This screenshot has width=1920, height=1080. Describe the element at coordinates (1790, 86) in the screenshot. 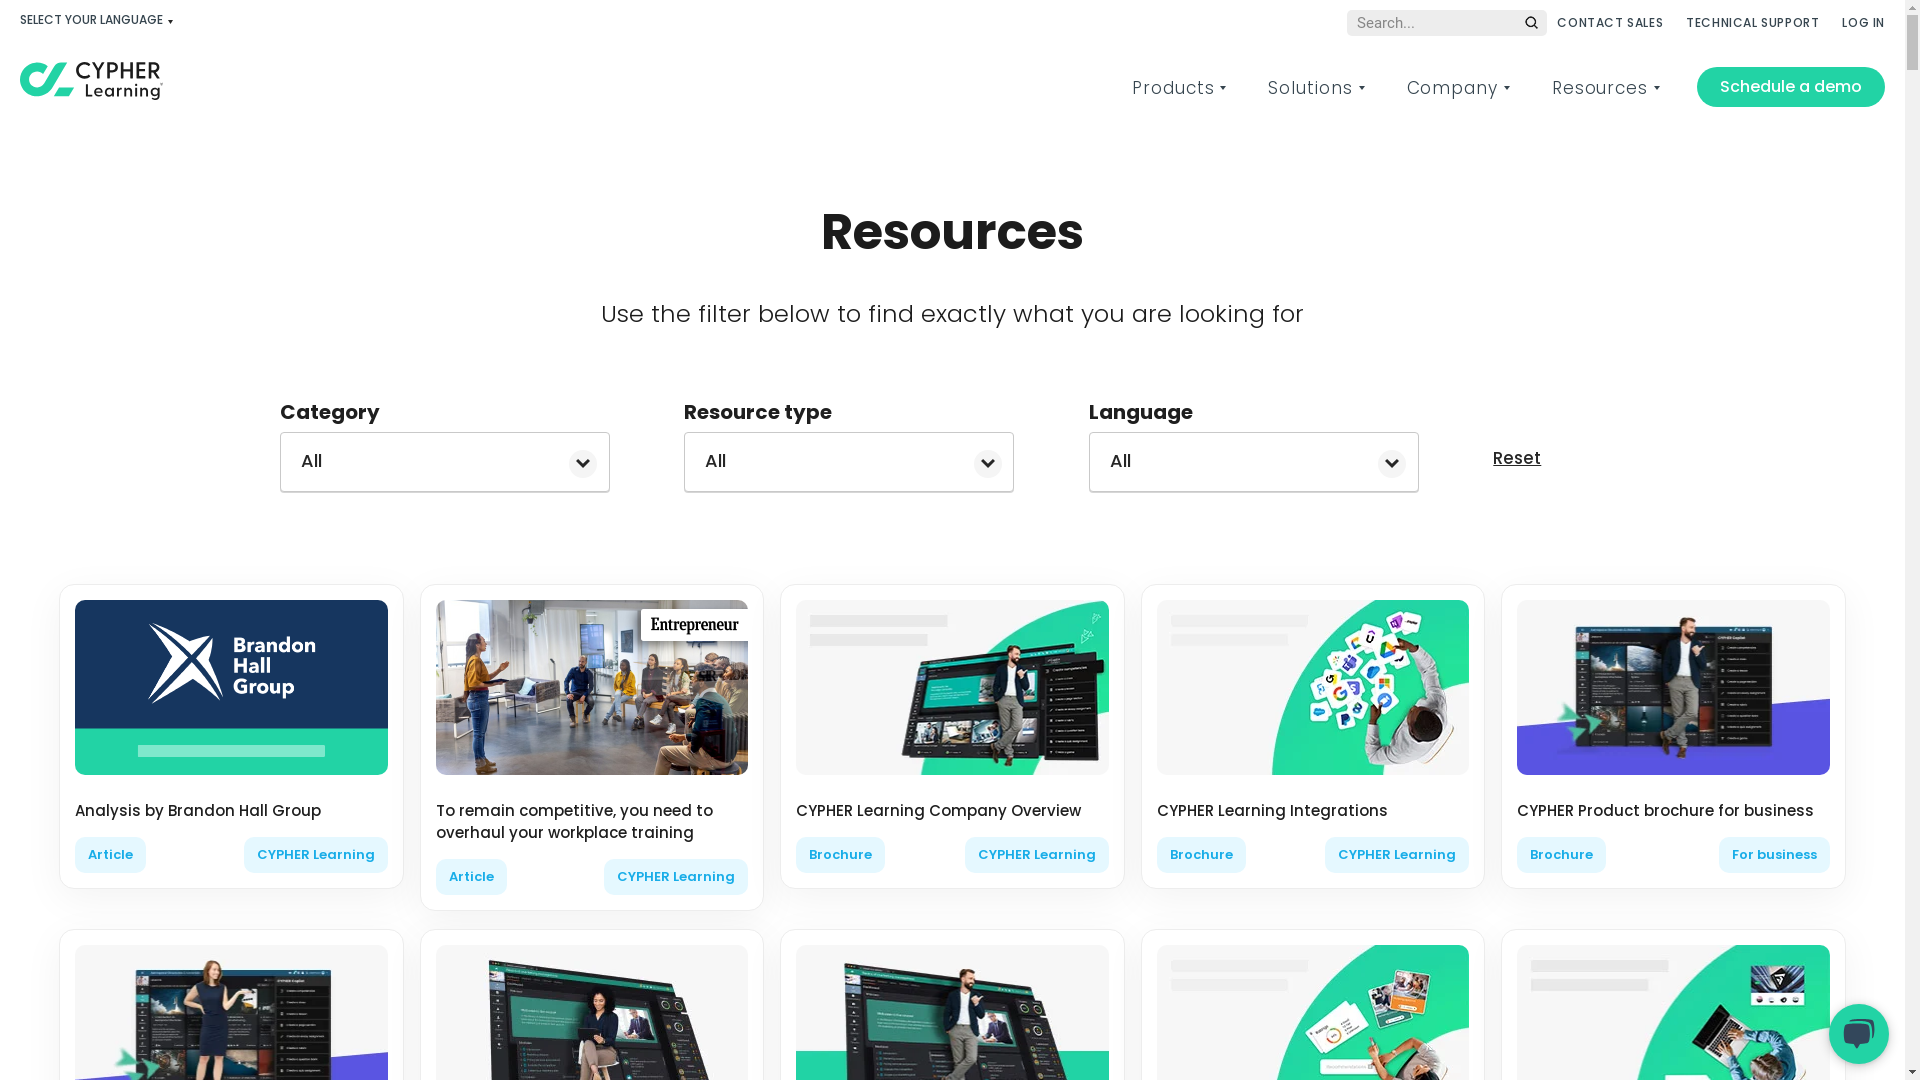

I see `'Schedule a demo'` at that location.